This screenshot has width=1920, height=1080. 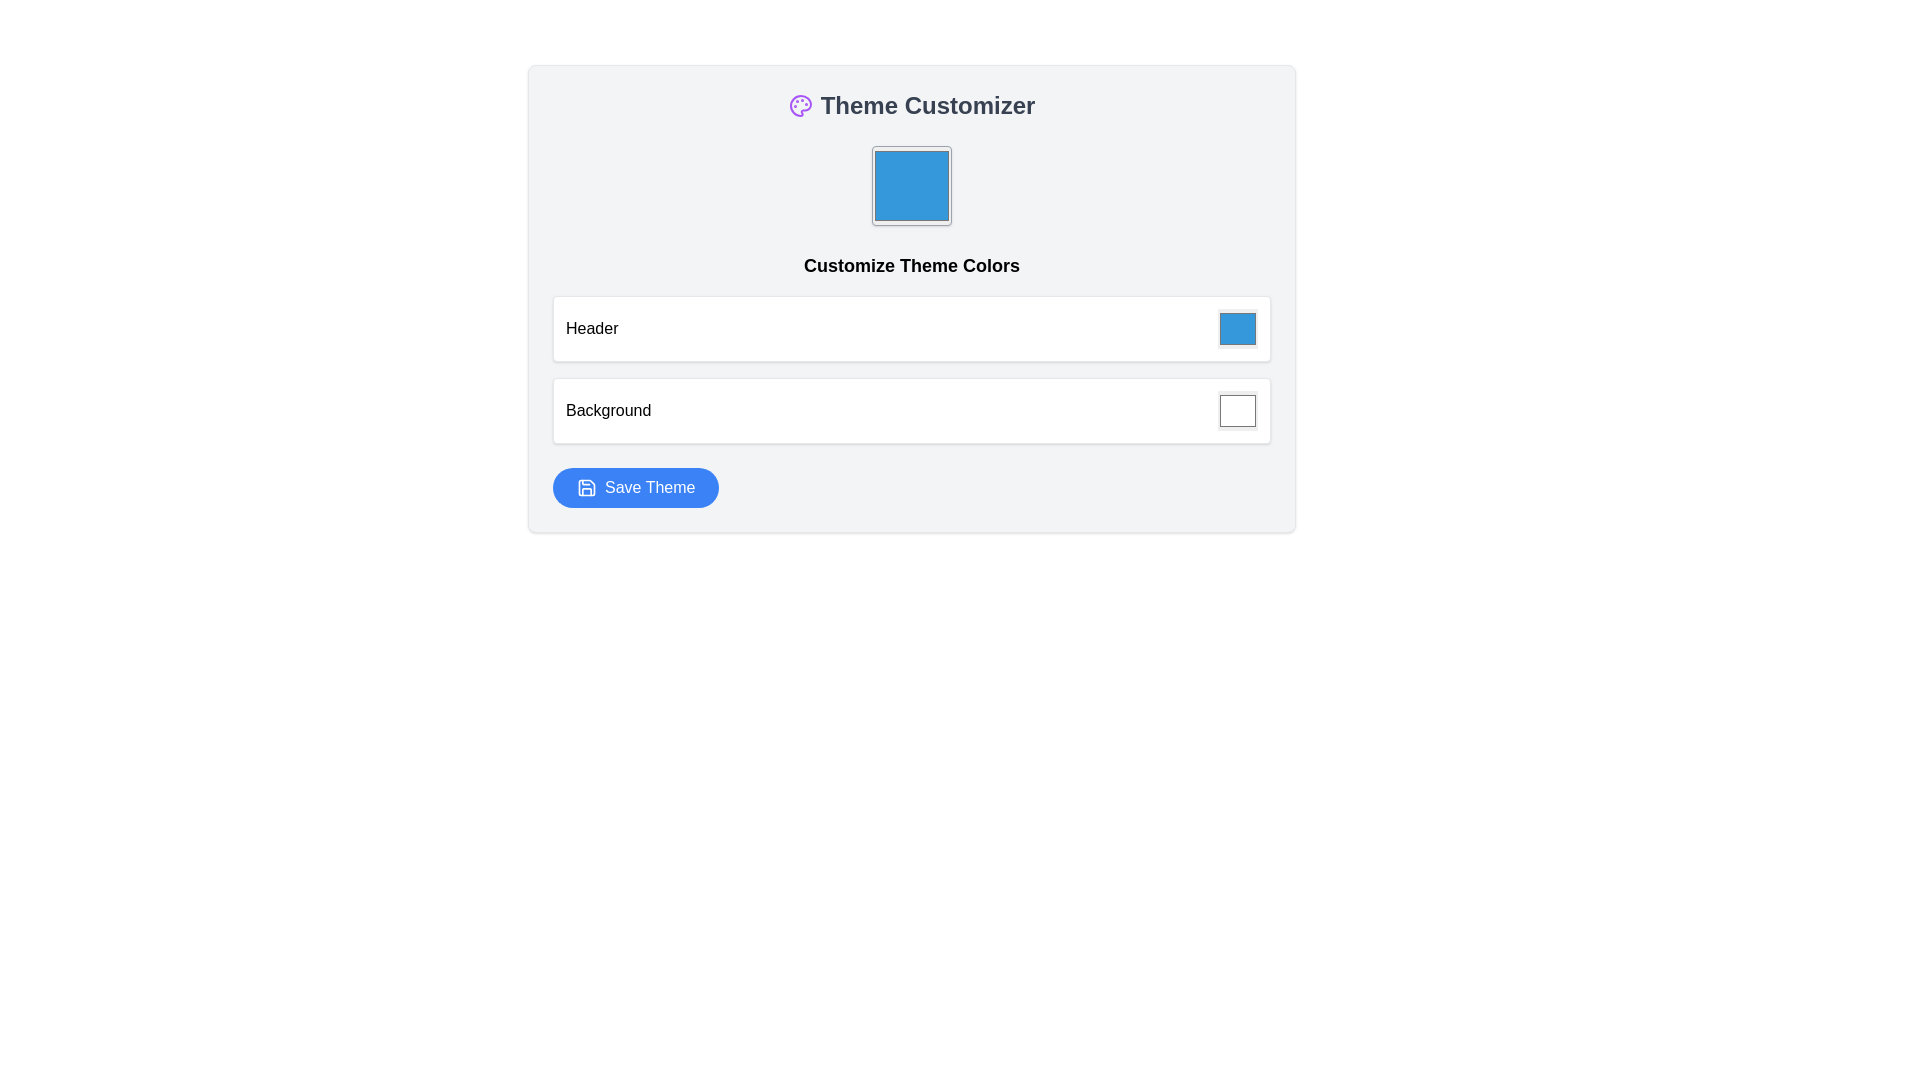 What do you see at coordinates (911, 185) in the screenshot?
I see `the blue color swatch located at the top center of the 'Customize Theme Colors' section` at bounding box center [911, 185].